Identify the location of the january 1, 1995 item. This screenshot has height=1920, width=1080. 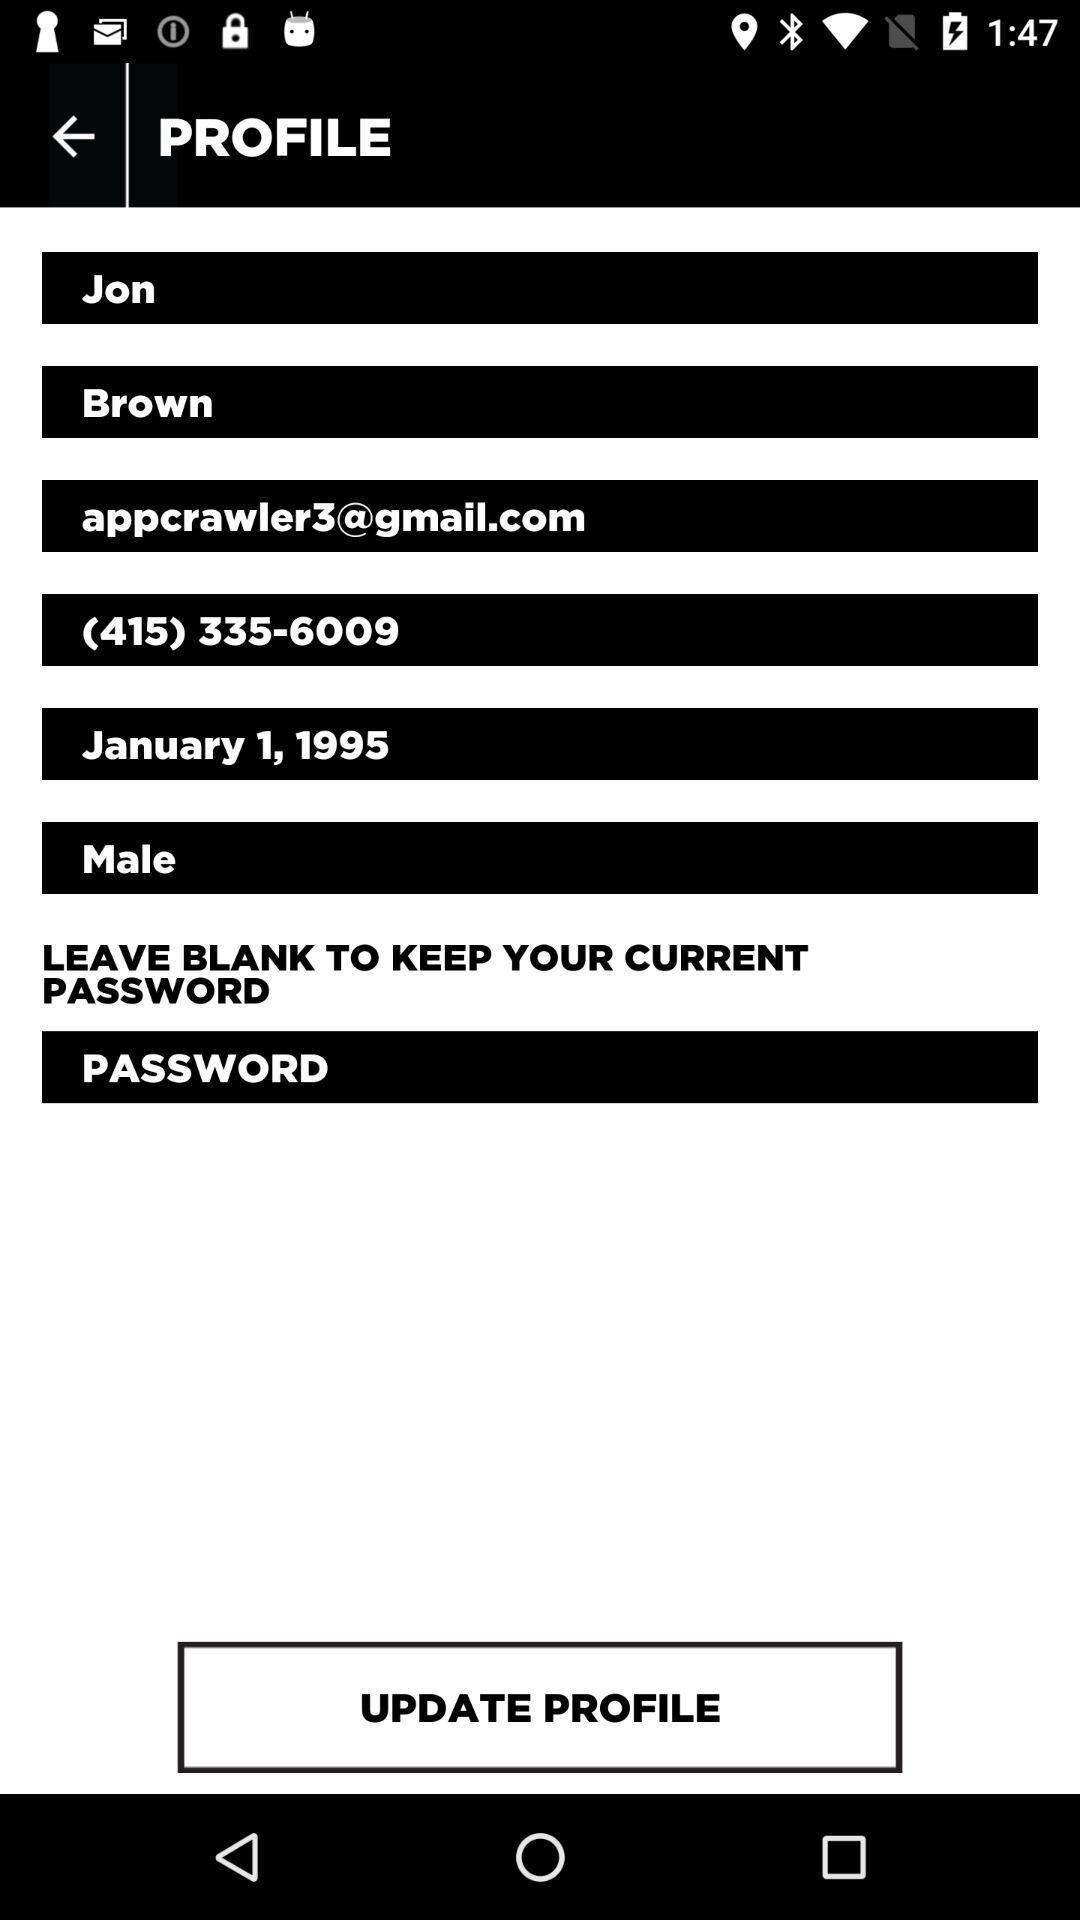
(540, 743).